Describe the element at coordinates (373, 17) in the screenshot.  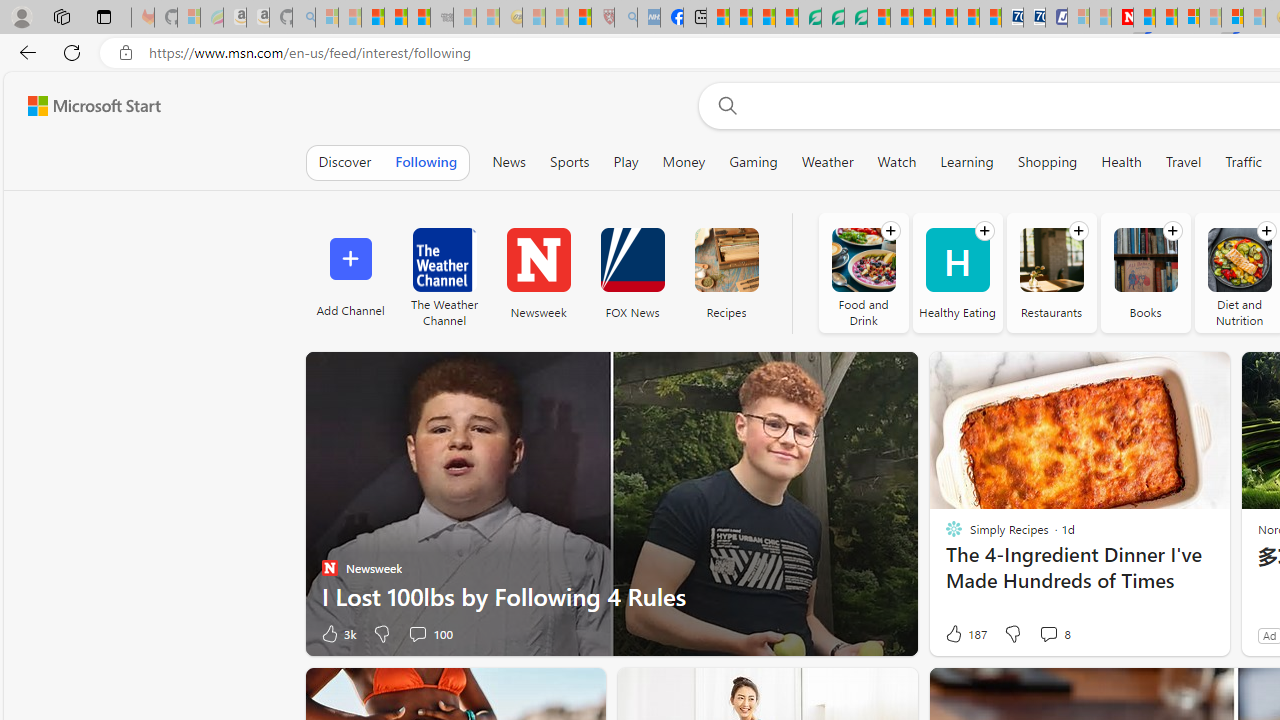
I see `'The Weather Channel - MSN'` at that location.